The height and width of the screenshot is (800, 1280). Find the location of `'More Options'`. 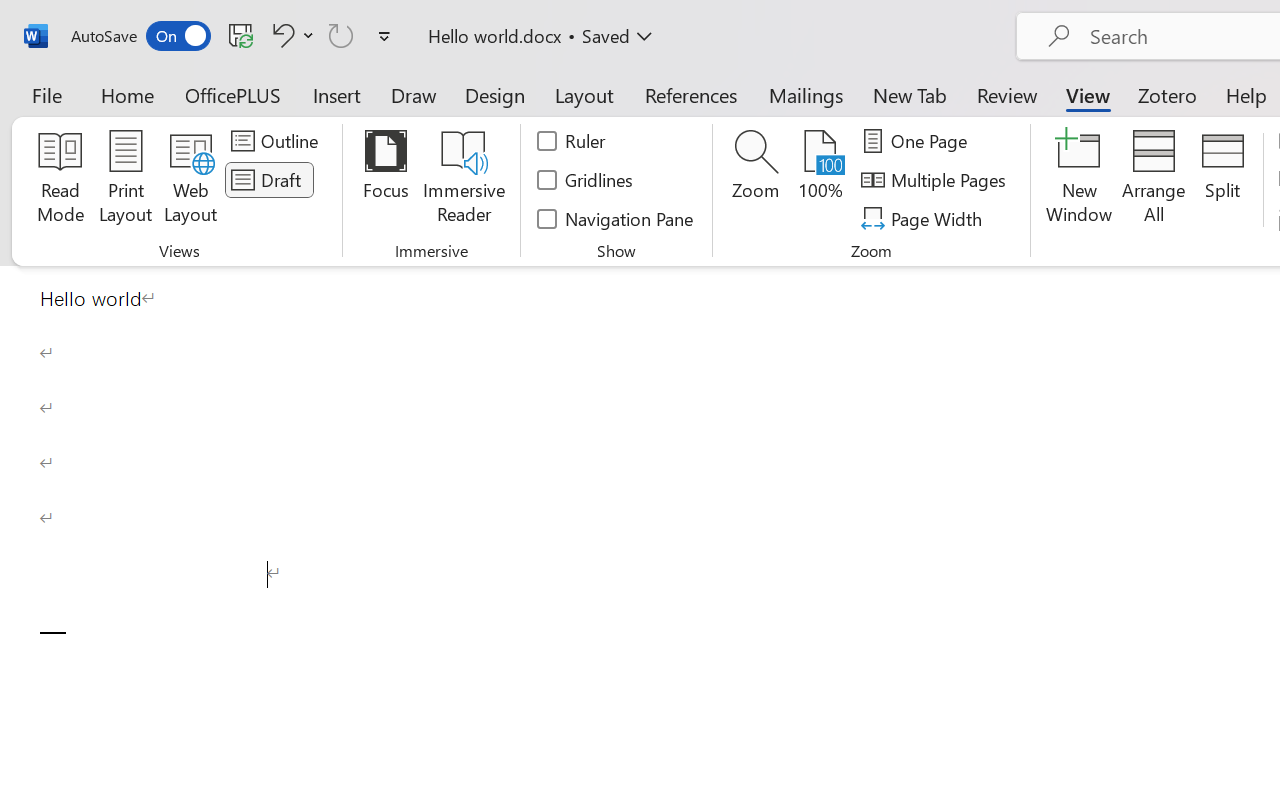

'More Options' is located at coordinates (308, 34).